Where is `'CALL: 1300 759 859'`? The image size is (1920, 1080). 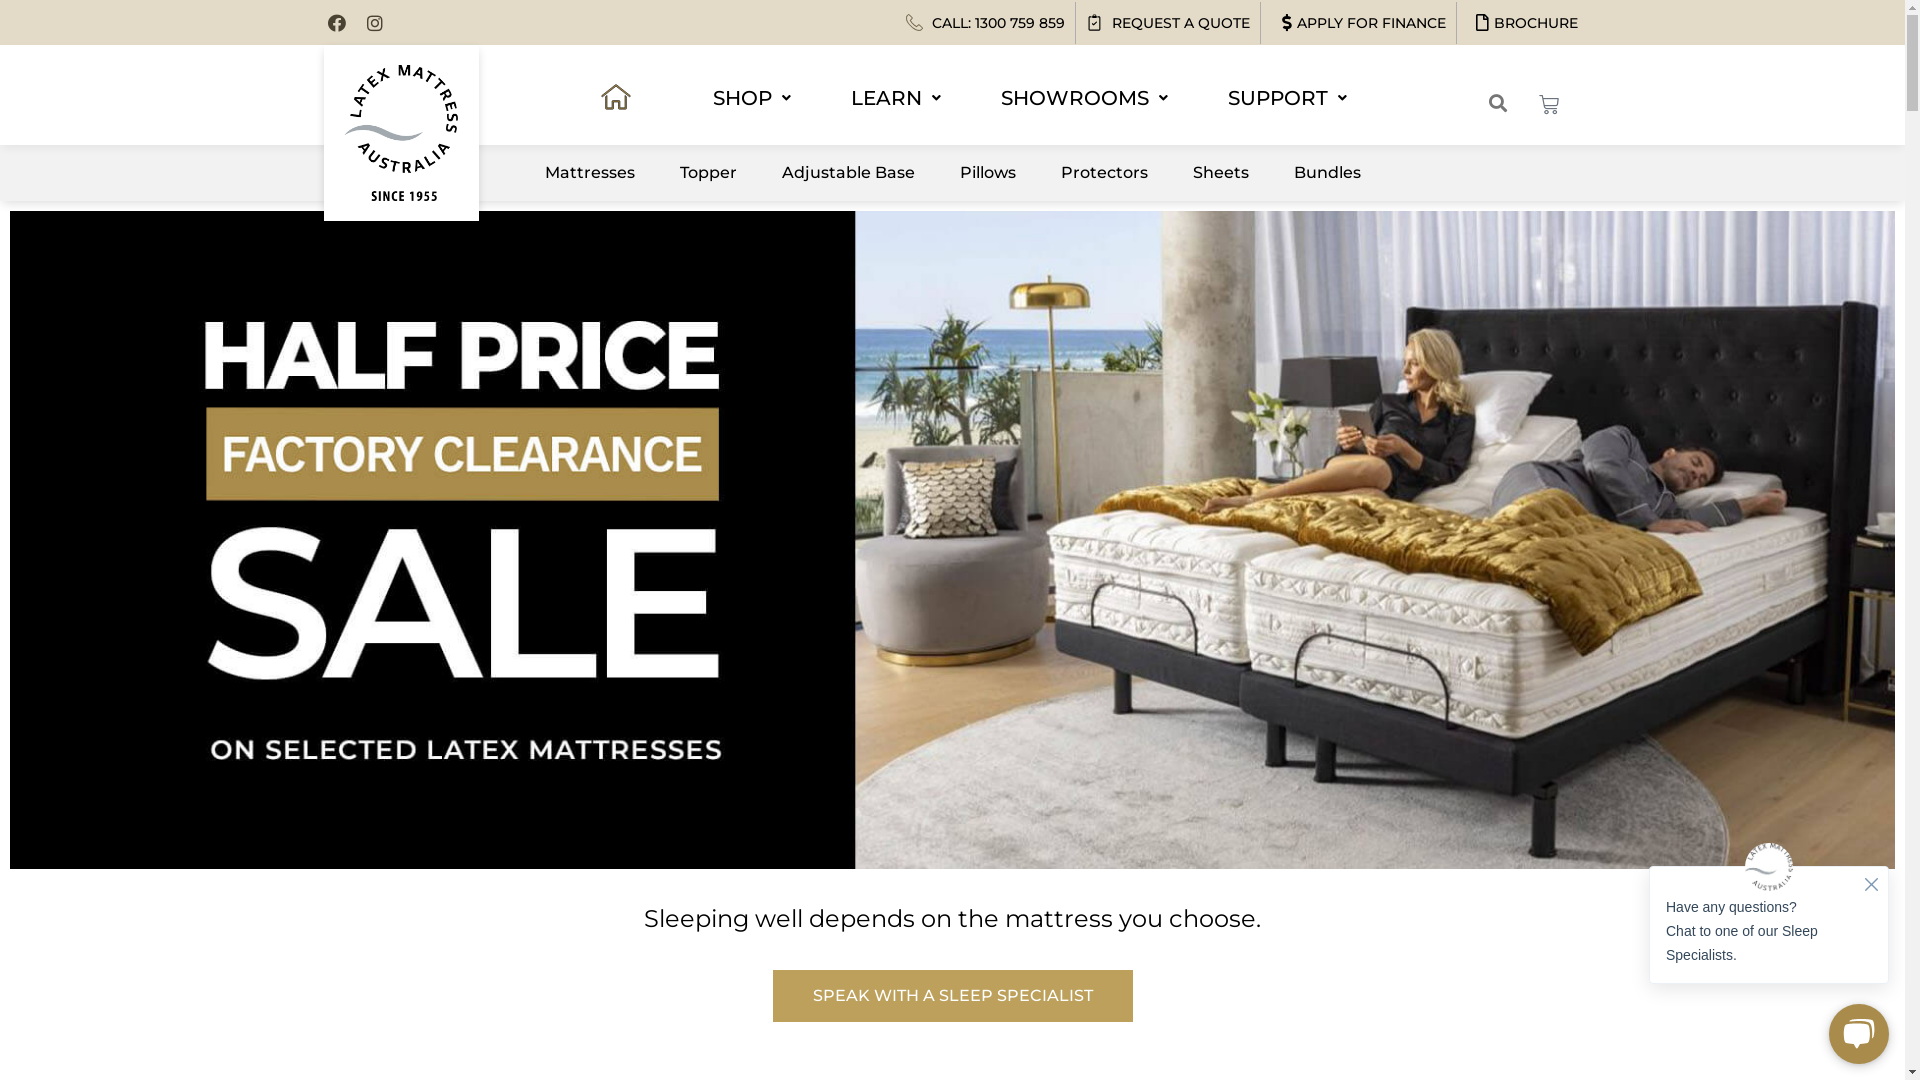
'CALL: 1300 759 859' is located at coordinates (985, 23).